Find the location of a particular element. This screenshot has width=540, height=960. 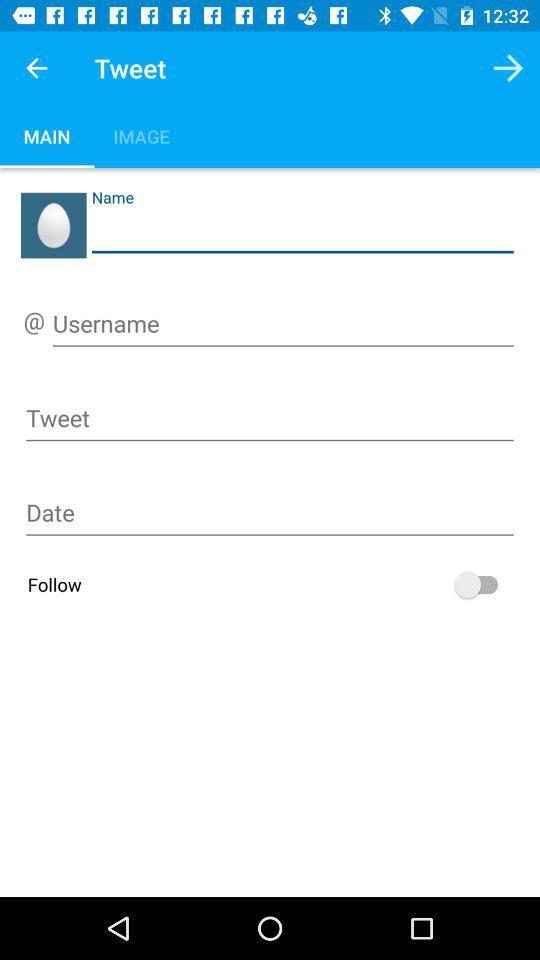

name is located at coordinates (301, 232).